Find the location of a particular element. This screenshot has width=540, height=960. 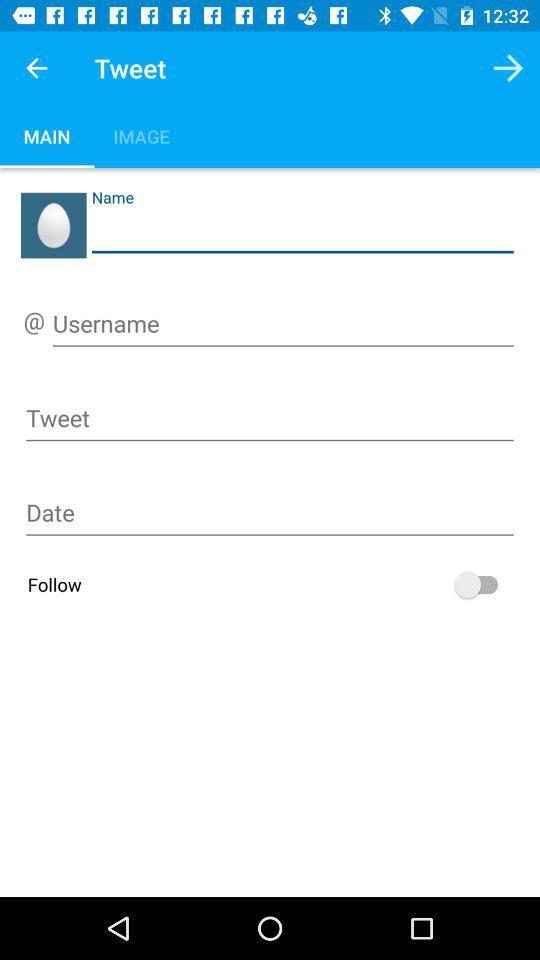

name is located at coordinates (301, 232).